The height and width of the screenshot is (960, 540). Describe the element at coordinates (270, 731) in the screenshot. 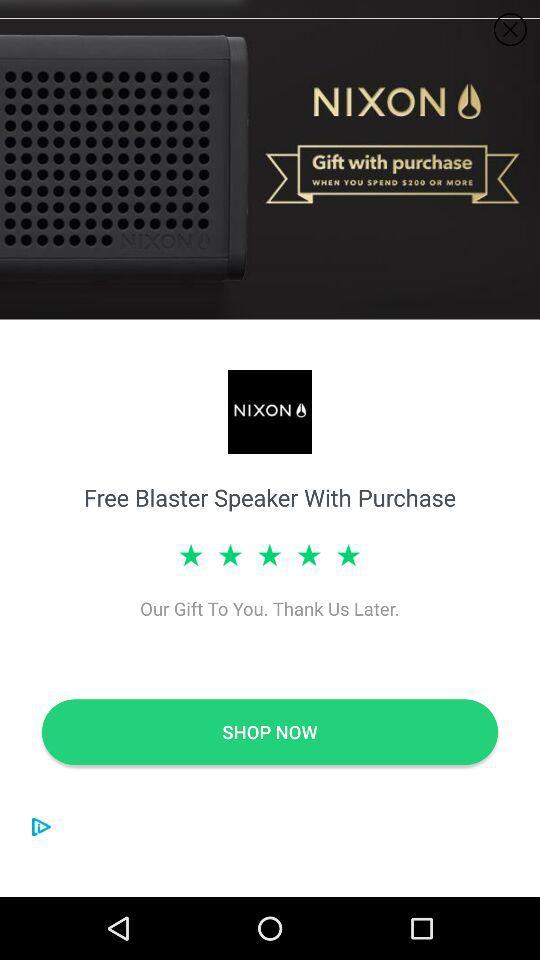

I see `the app below the our gift to icon` at that location.